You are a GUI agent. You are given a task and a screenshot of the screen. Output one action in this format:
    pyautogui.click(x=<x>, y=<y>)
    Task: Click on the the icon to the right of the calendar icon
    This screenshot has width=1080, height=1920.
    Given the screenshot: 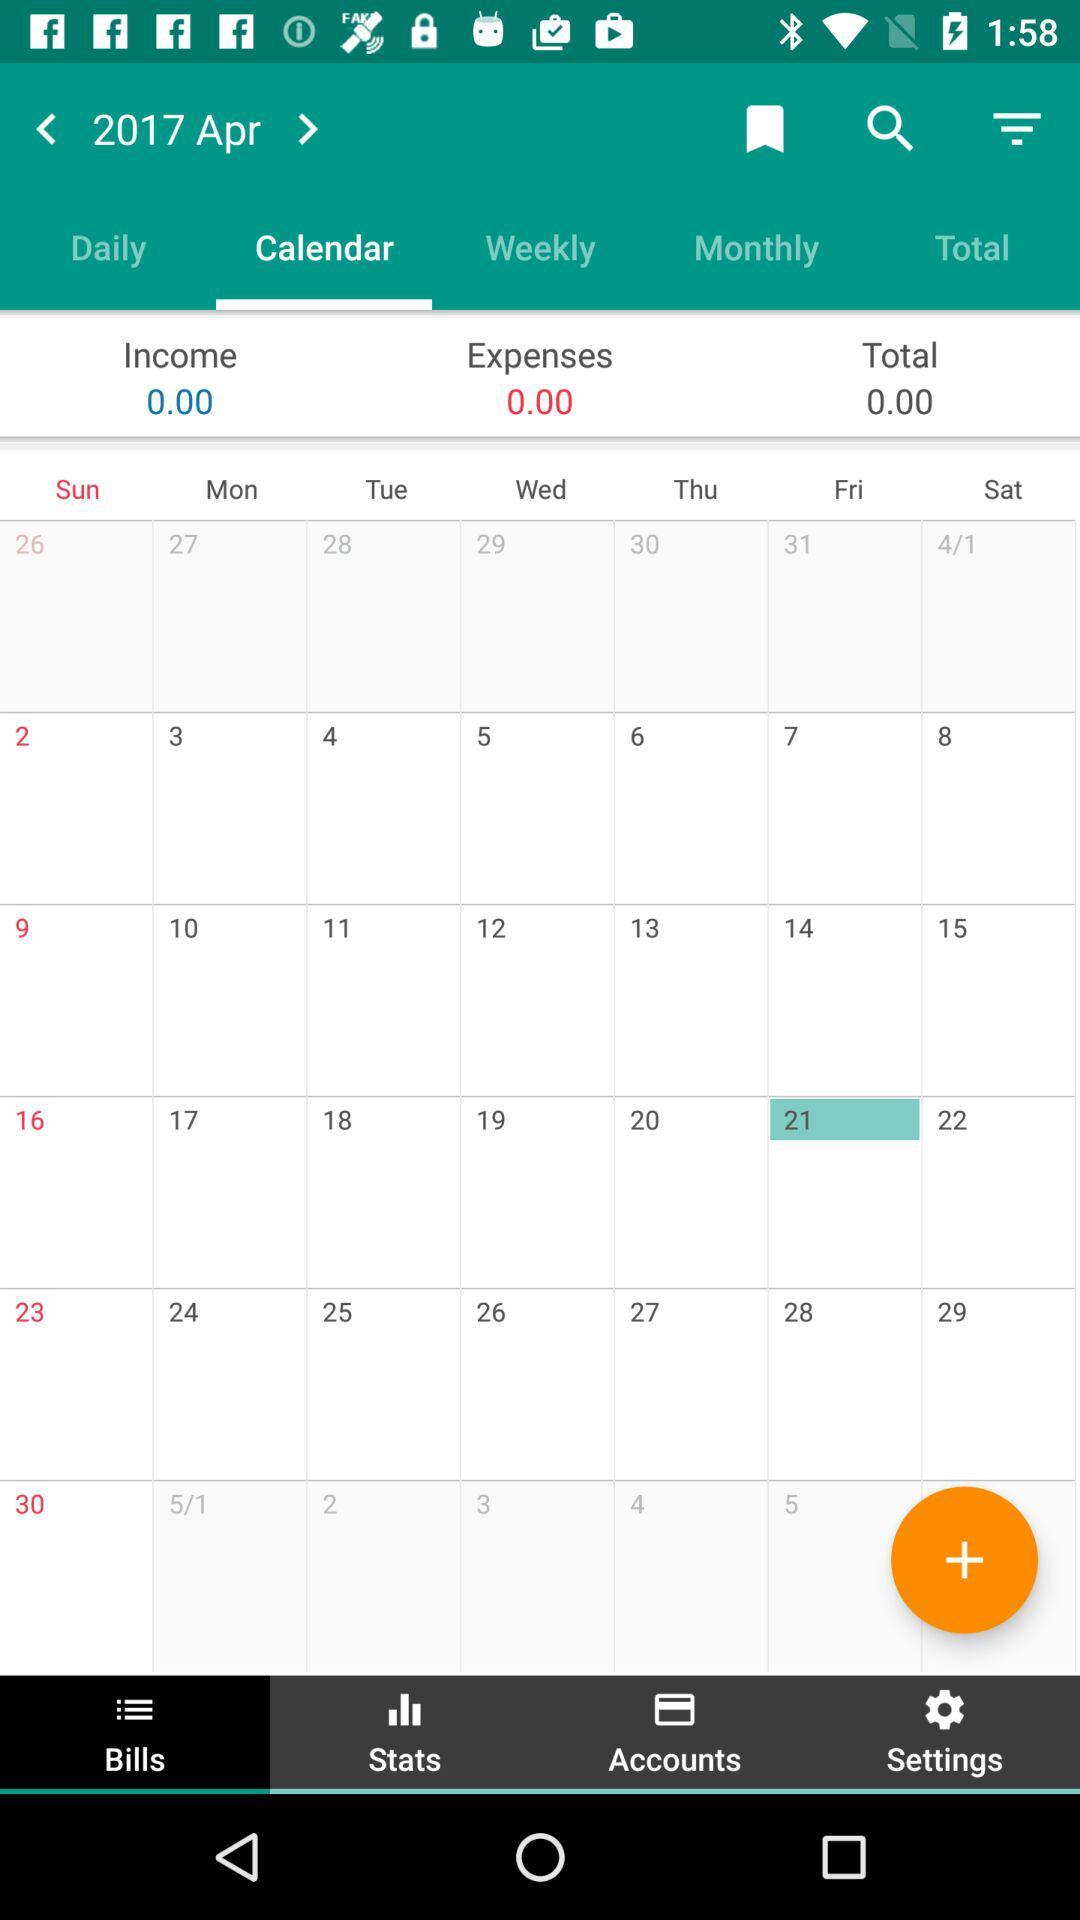 What is the action you would take?
    pyautogui.click(x=540, y=245)
    